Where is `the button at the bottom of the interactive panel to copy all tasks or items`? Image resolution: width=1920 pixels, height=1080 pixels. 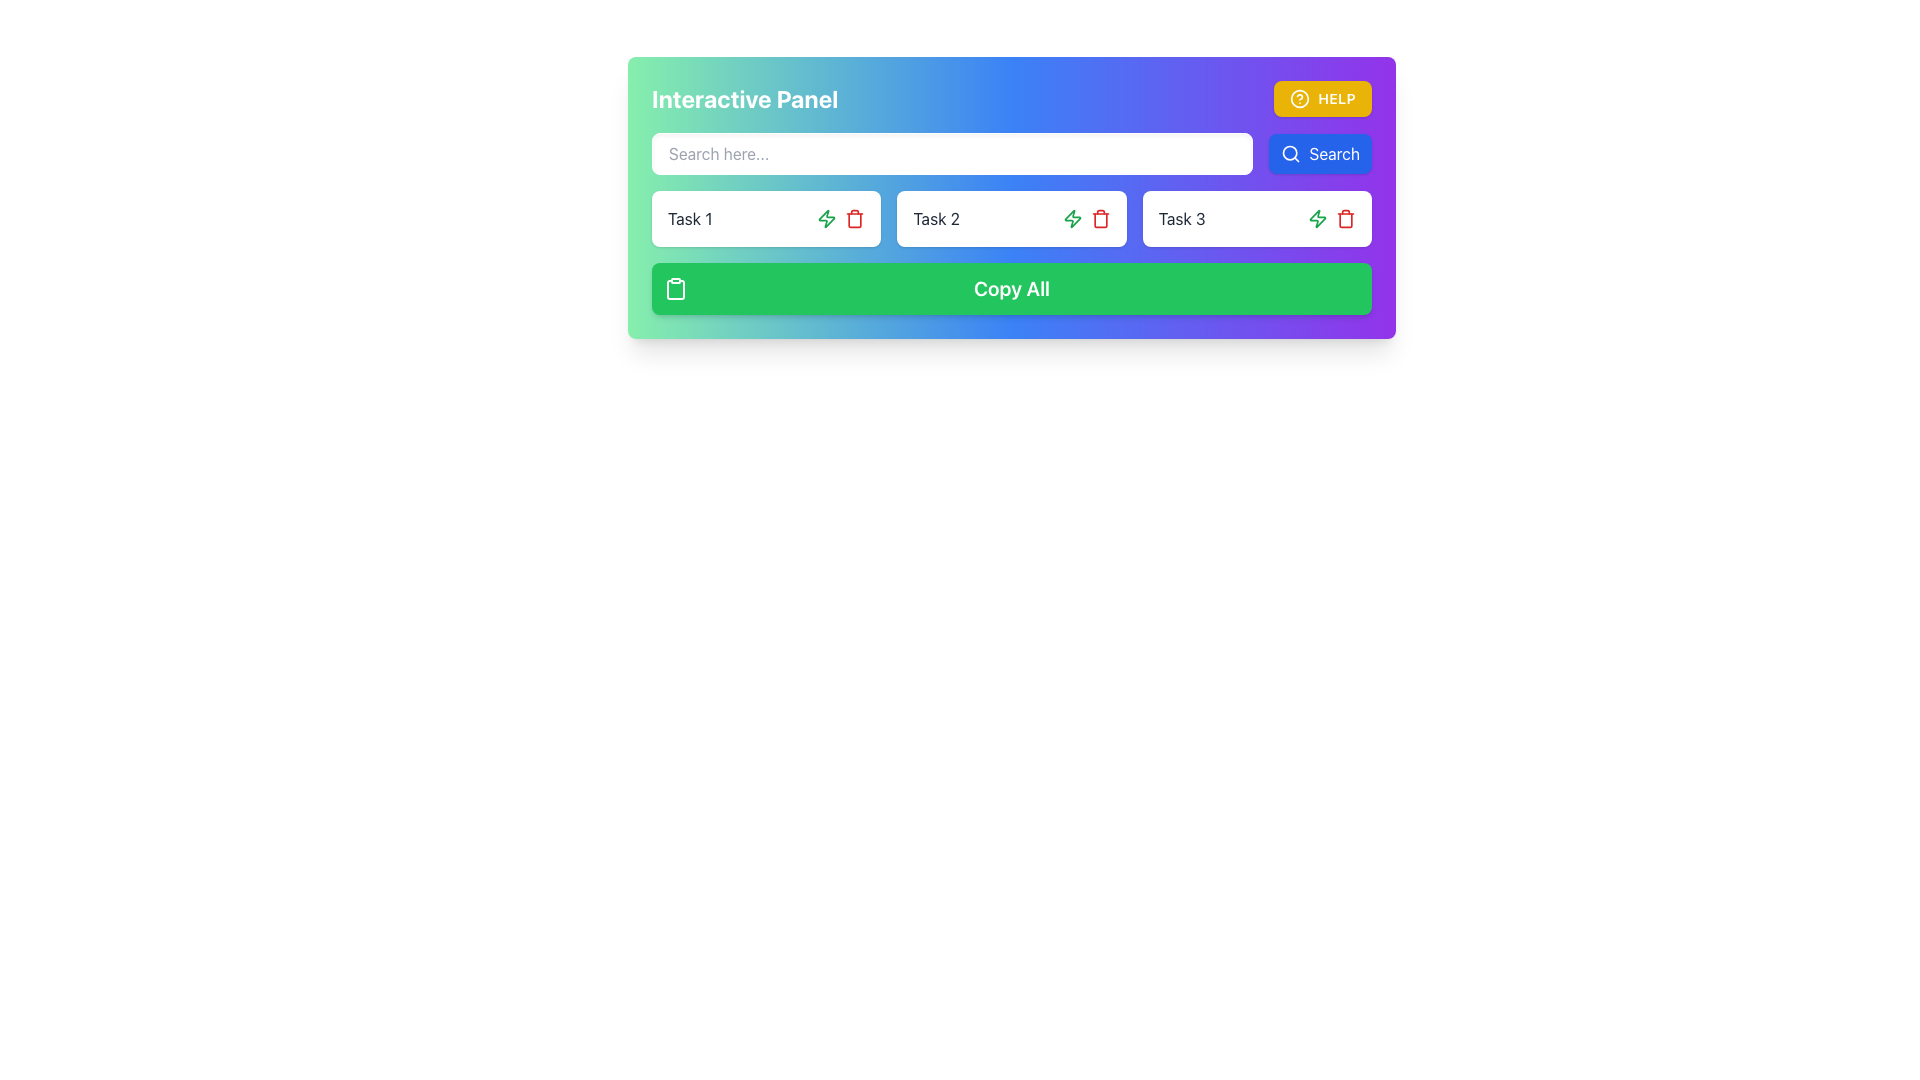
the button at the bottom of the interactive panel to copy all tasks or items is located at coordinates (1012, 289).